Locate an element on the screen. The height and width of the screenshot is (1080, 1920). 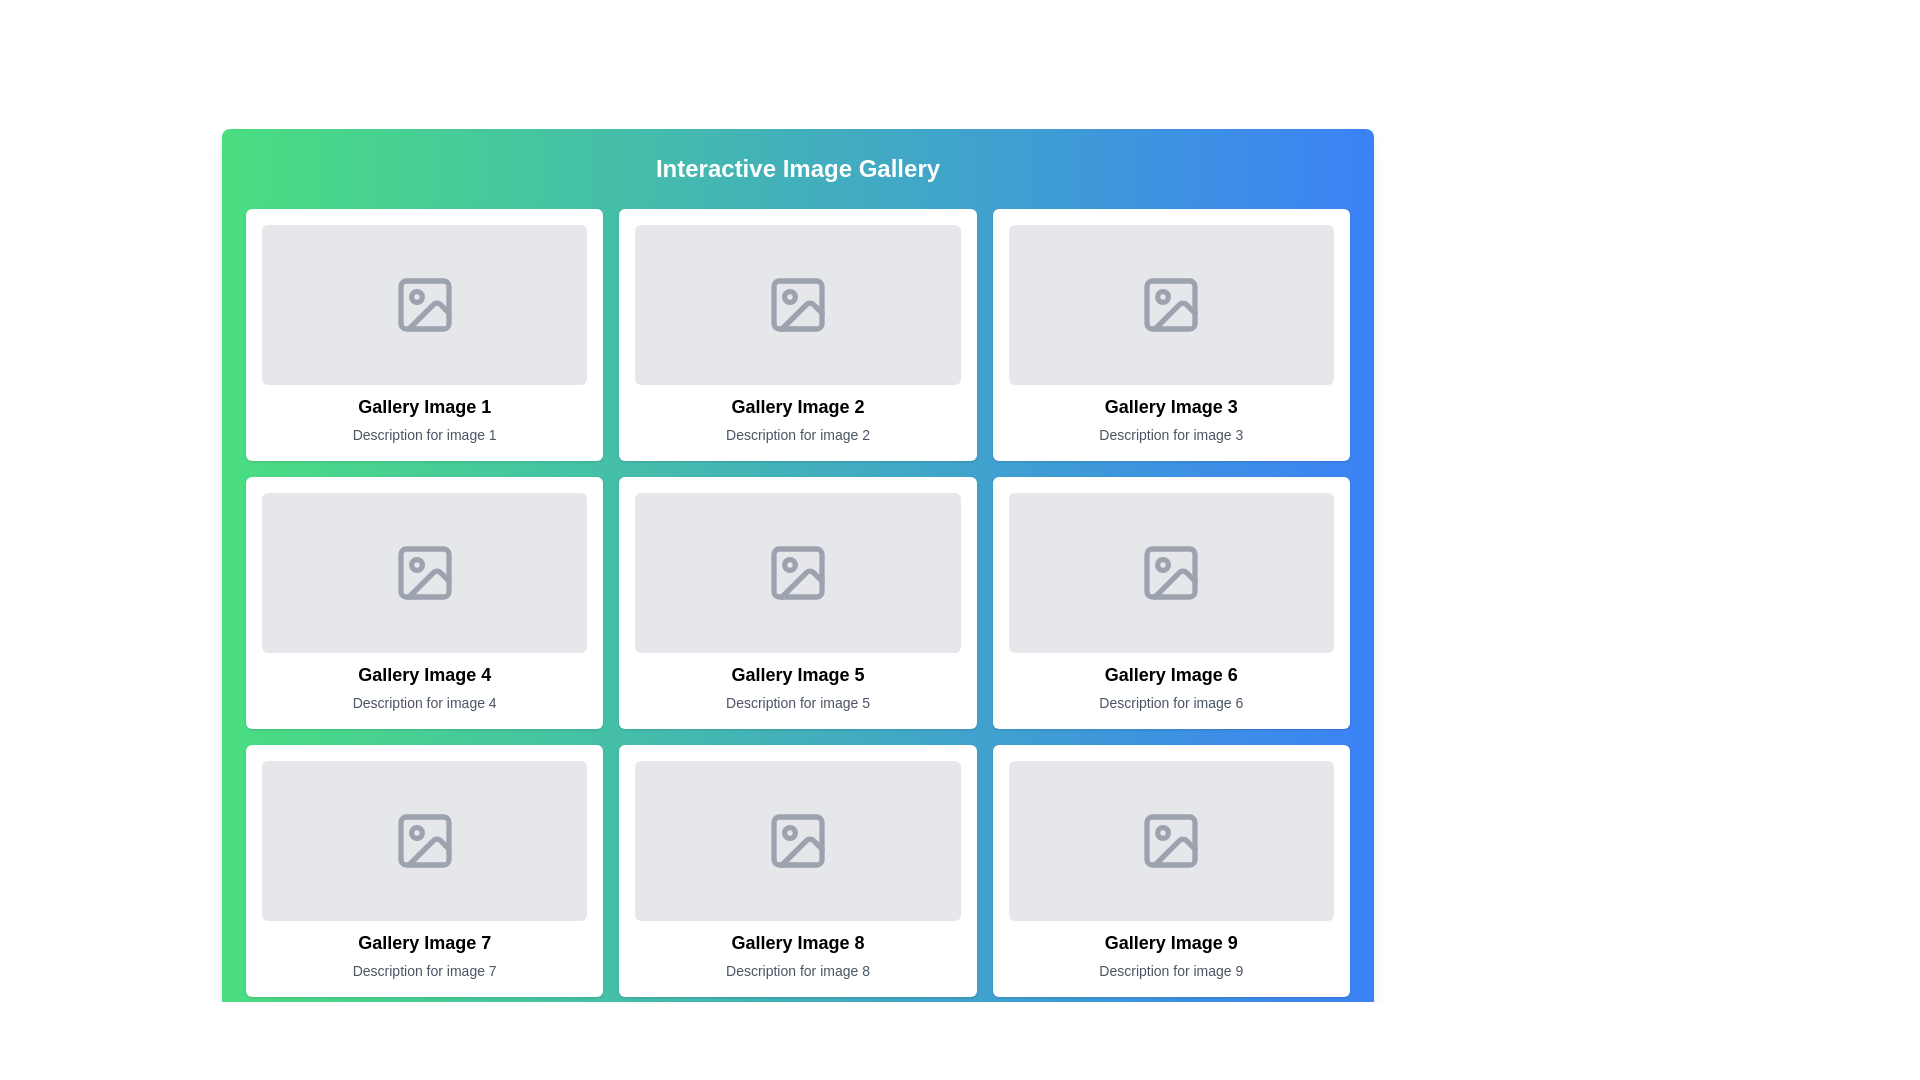
the top left rectangle of the gallery grid, which represents 'Gallery Image 1' is located at coordinates (423, 304).